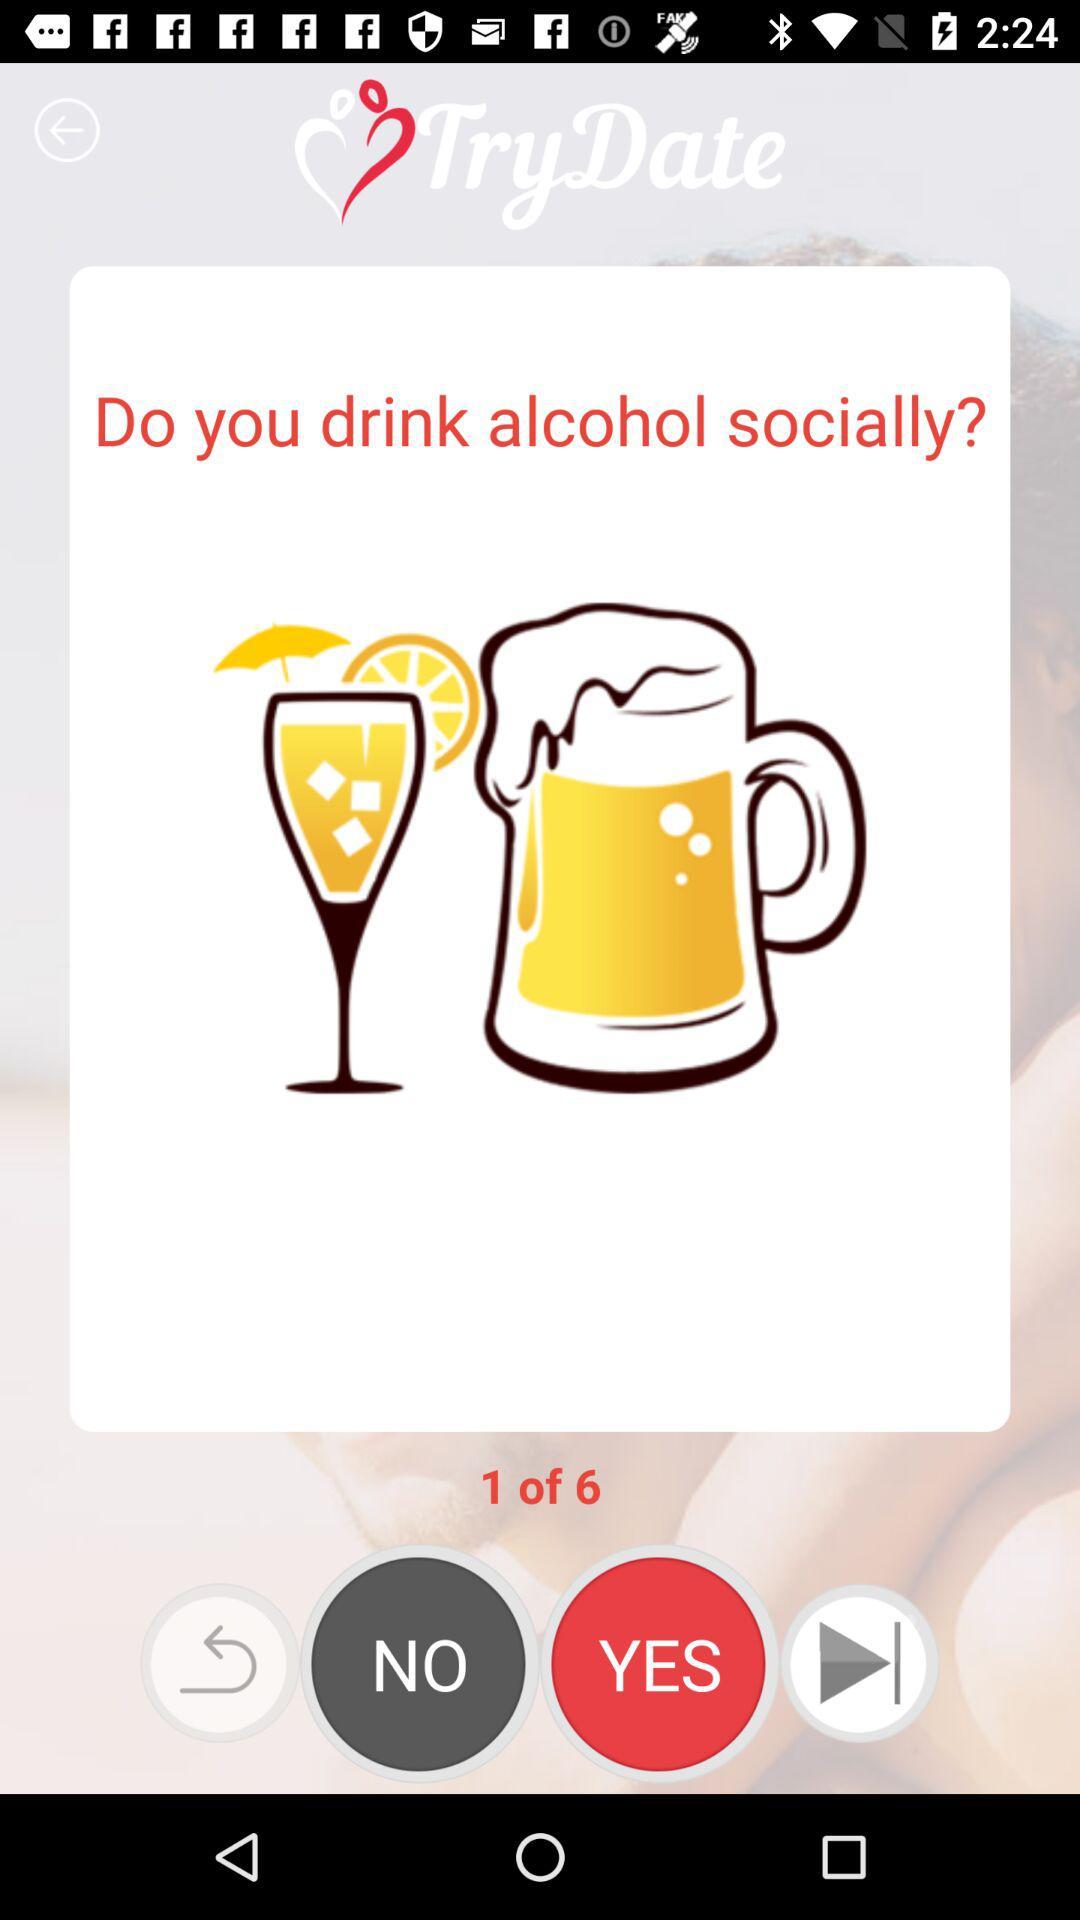 The width and height of the screenshot is (1080, 1920). What do you see at coordinates (419, 1663) in the screenshot?
I see `option` at bounding box center [419, 1663].